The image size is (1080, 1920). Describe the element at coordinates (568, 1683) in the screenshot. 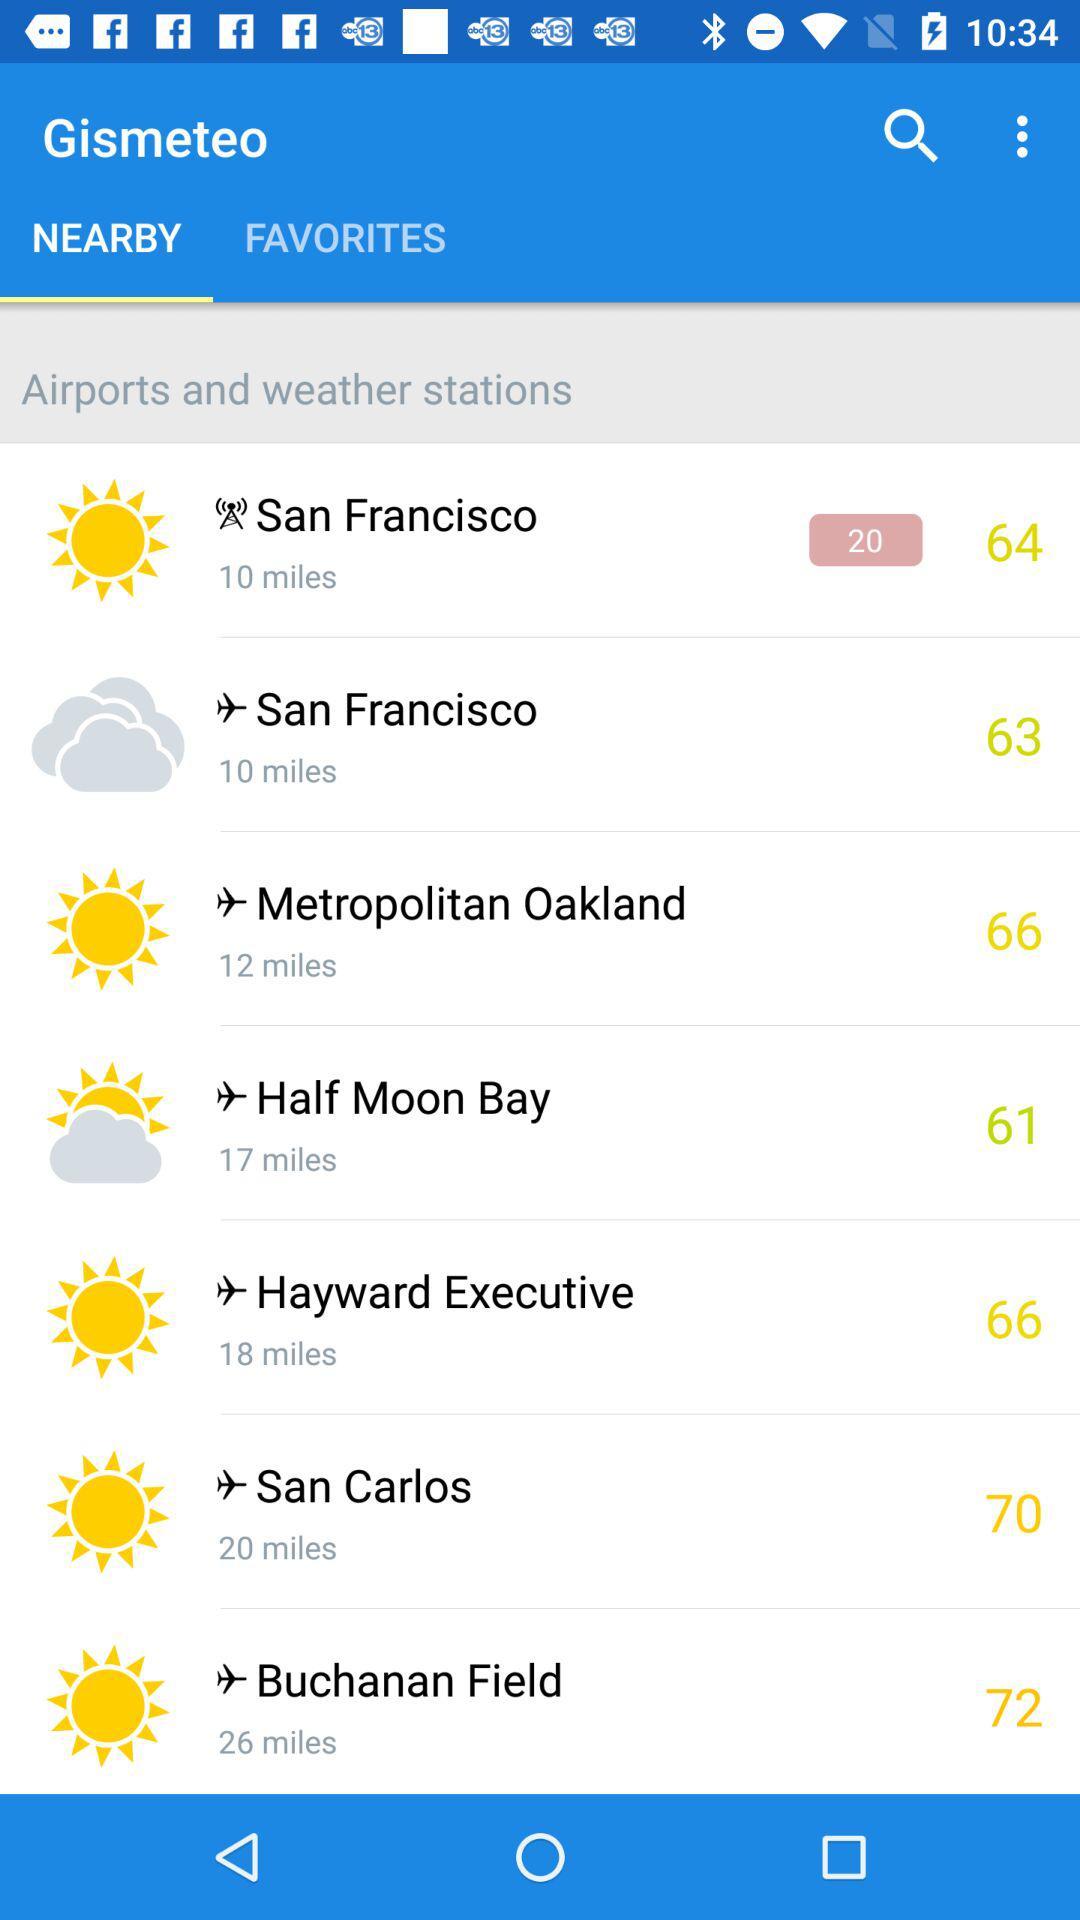

I see `the buchanan field icon` at that location.